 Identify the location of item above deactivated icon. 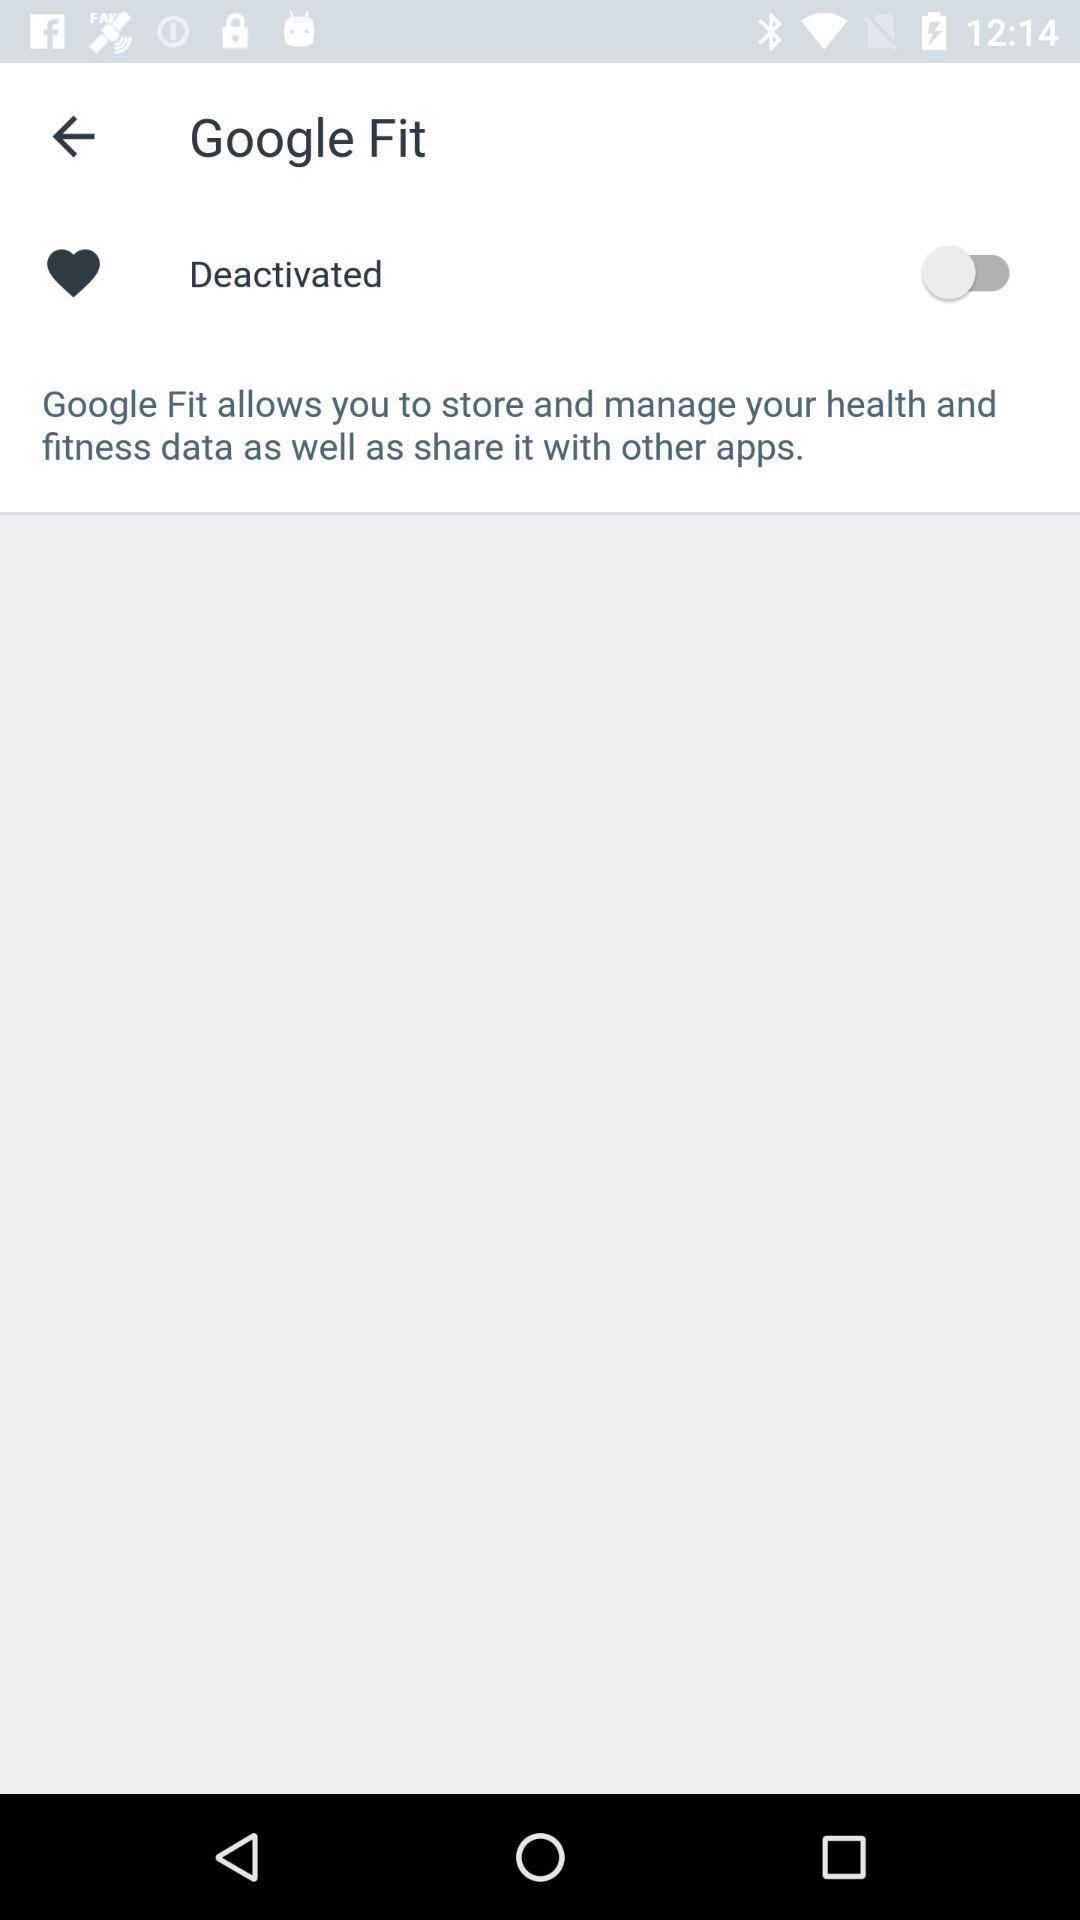
(72, 135).